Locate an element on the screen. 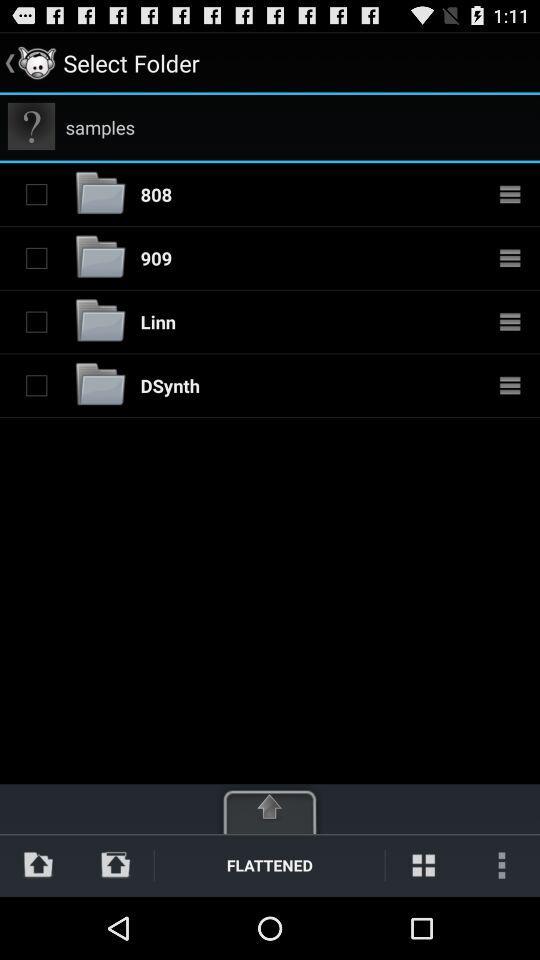 The image size is (540, 960). list of options for that file is located at coordinates (510, 256).